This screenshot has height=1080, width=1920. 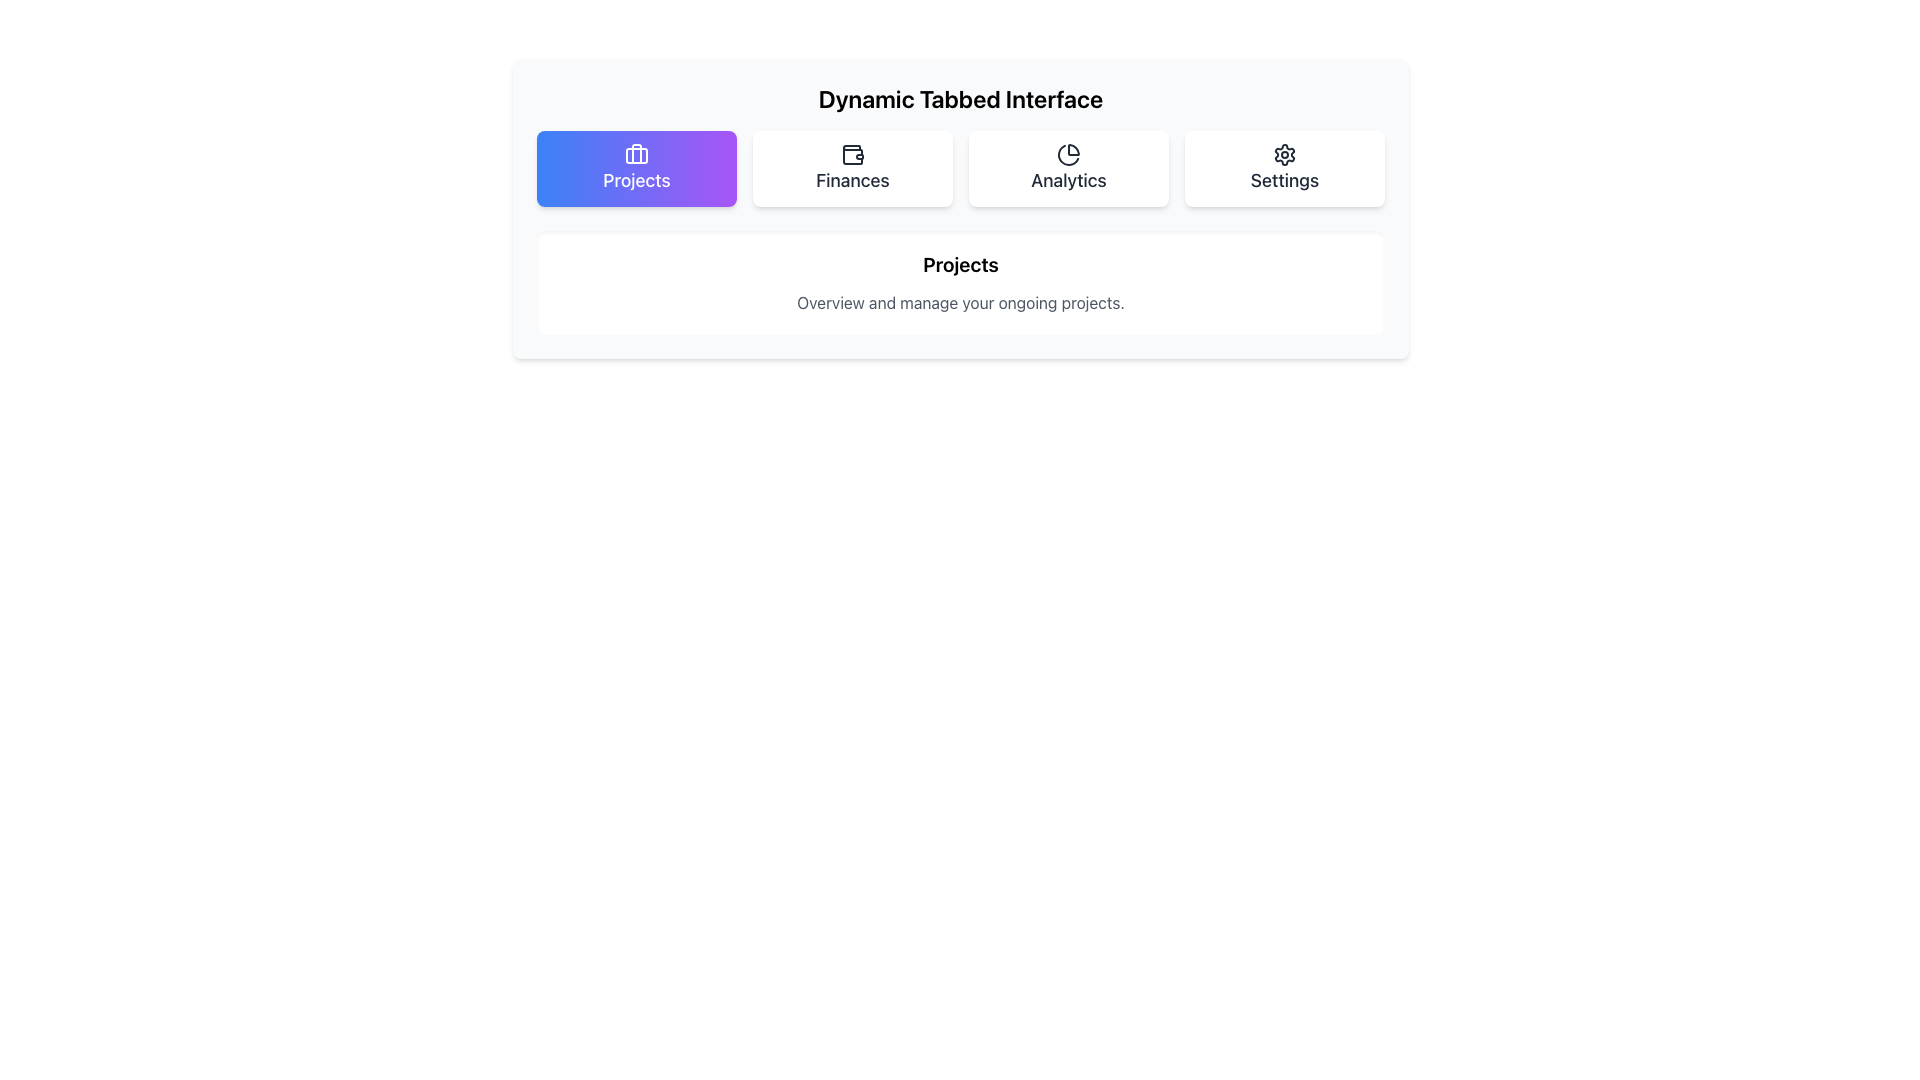 I want to click on the 'Projects' tab label, which is the leftmost tab in the navigation row for managing ongoing projects, so click(x=636, y=181).